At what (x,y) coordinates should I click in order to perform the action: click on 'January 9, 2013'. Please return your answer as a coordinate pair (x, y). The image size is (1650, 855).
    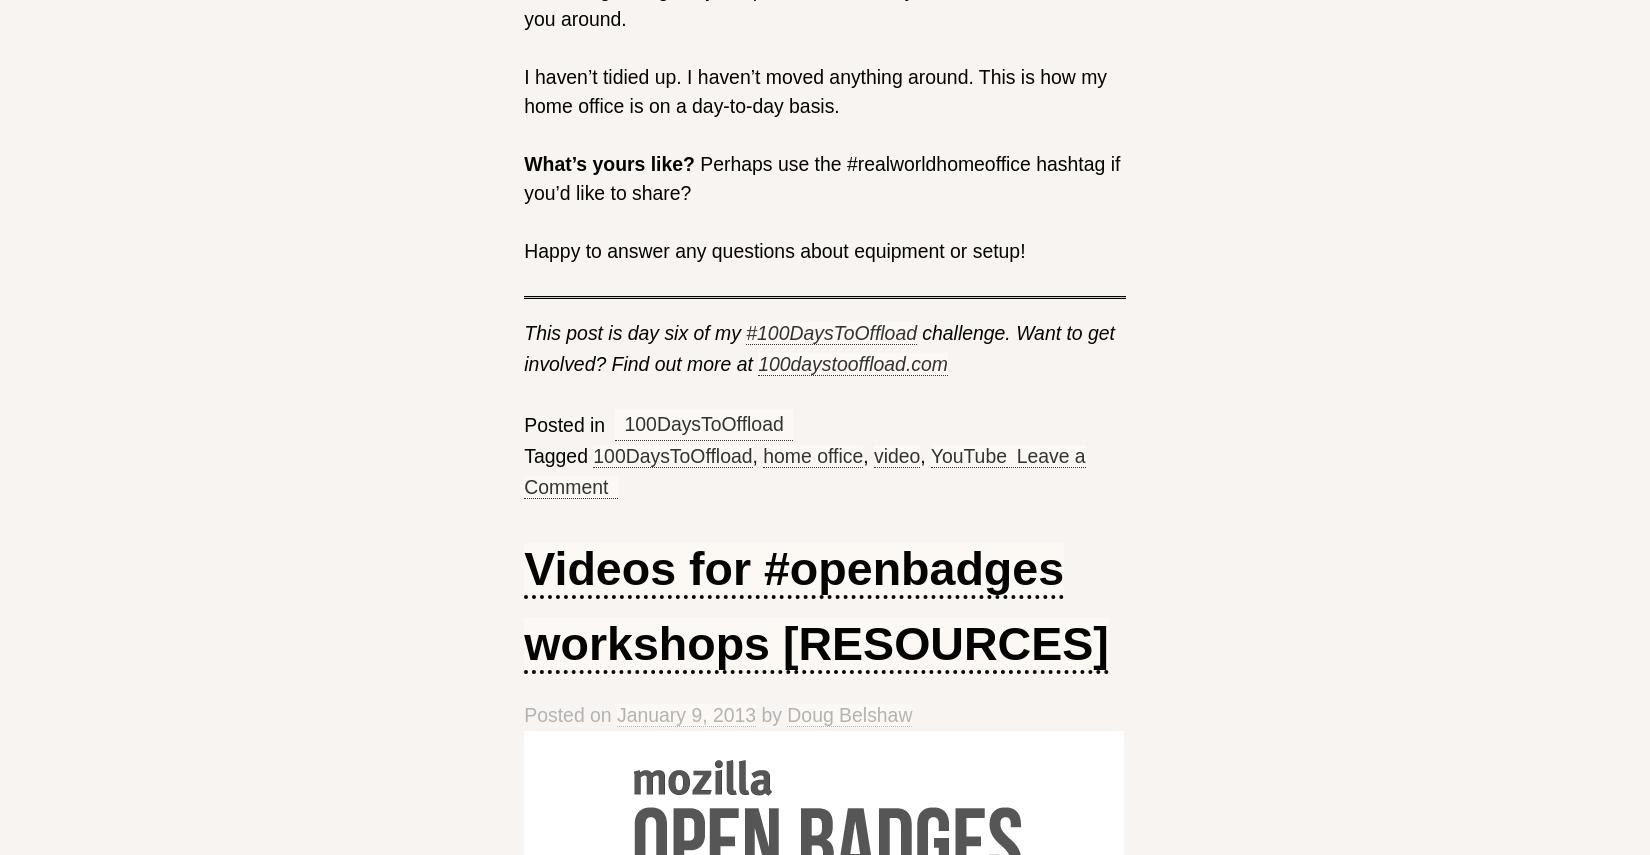
    Looking at the image, I should click on (685, 713).